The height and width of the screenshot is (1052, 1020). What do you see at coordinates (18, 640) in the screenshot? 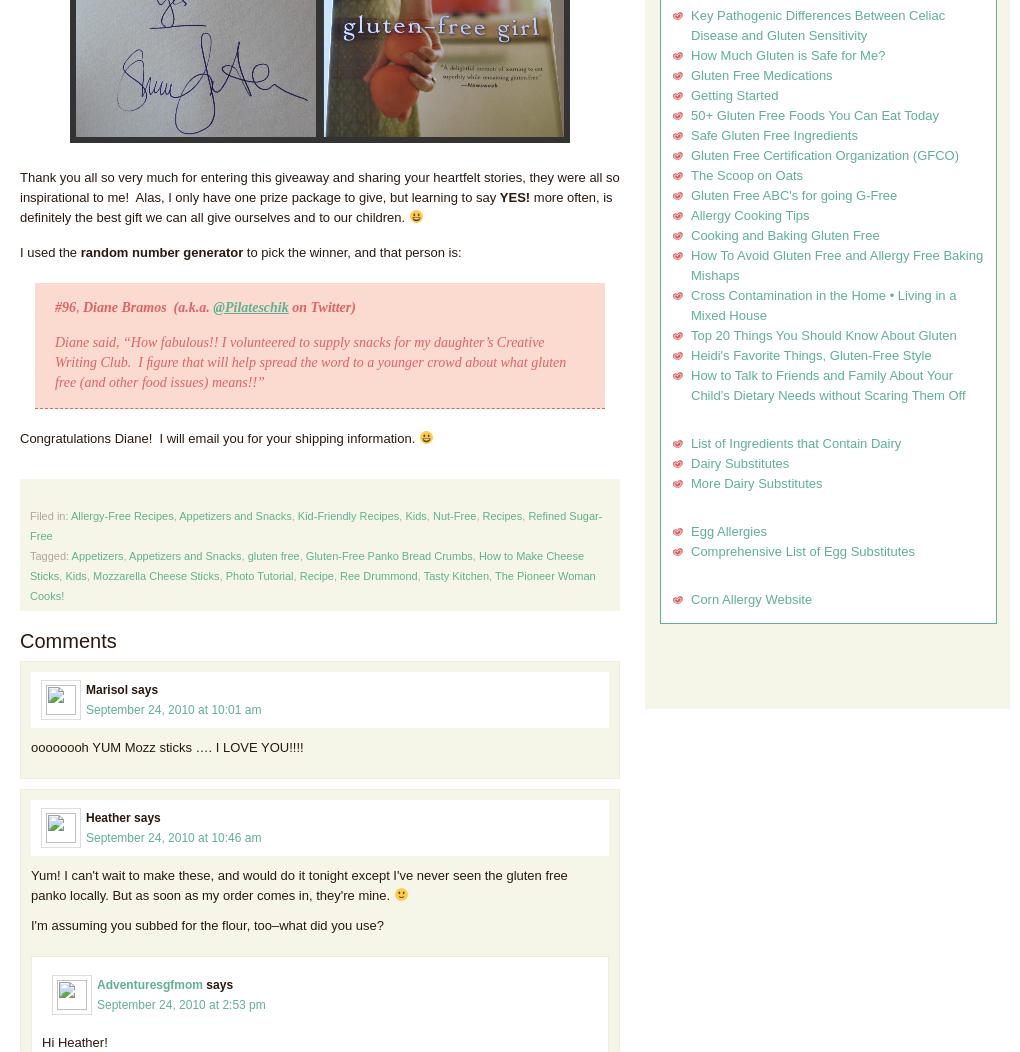
I see `'Comments'` at bounding box center [18, 640].